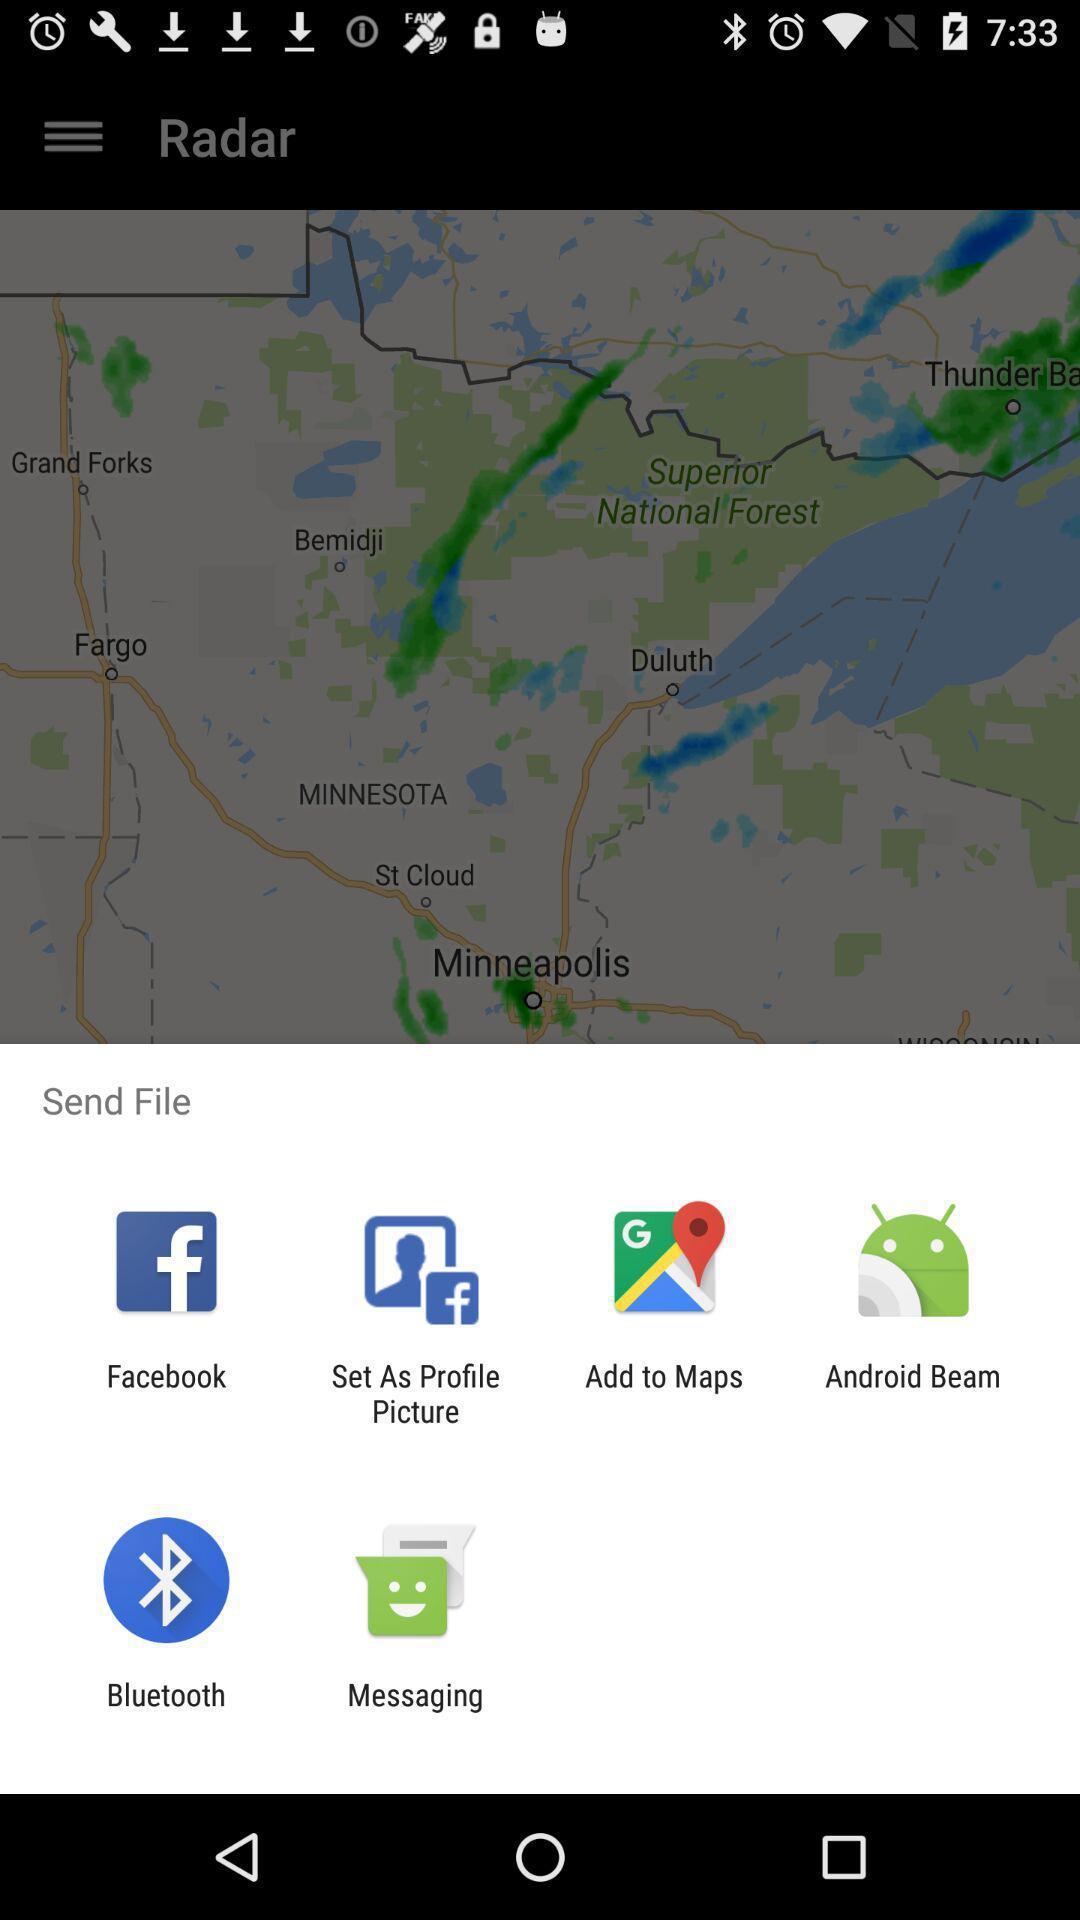  What do you see at coordinates (664, 1392) in the screenshot?
I see `item to the left of android beam` at bounding box center [664, 1392].